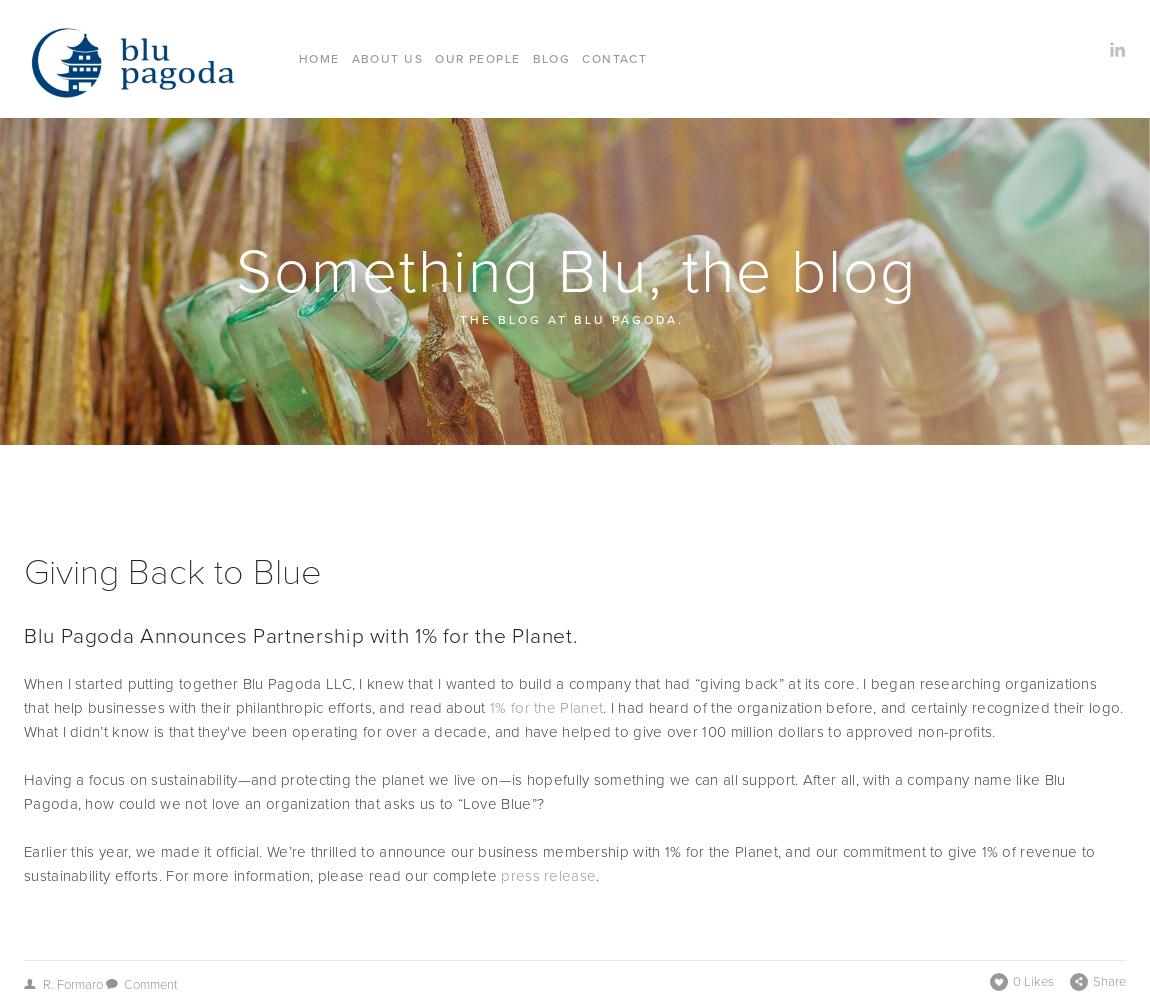 This screenshot has width=1150, height=1000. What do you see at coordinates (318, 58) in the screenshot?
I see `'Home'` at bounding box center [318, 58].